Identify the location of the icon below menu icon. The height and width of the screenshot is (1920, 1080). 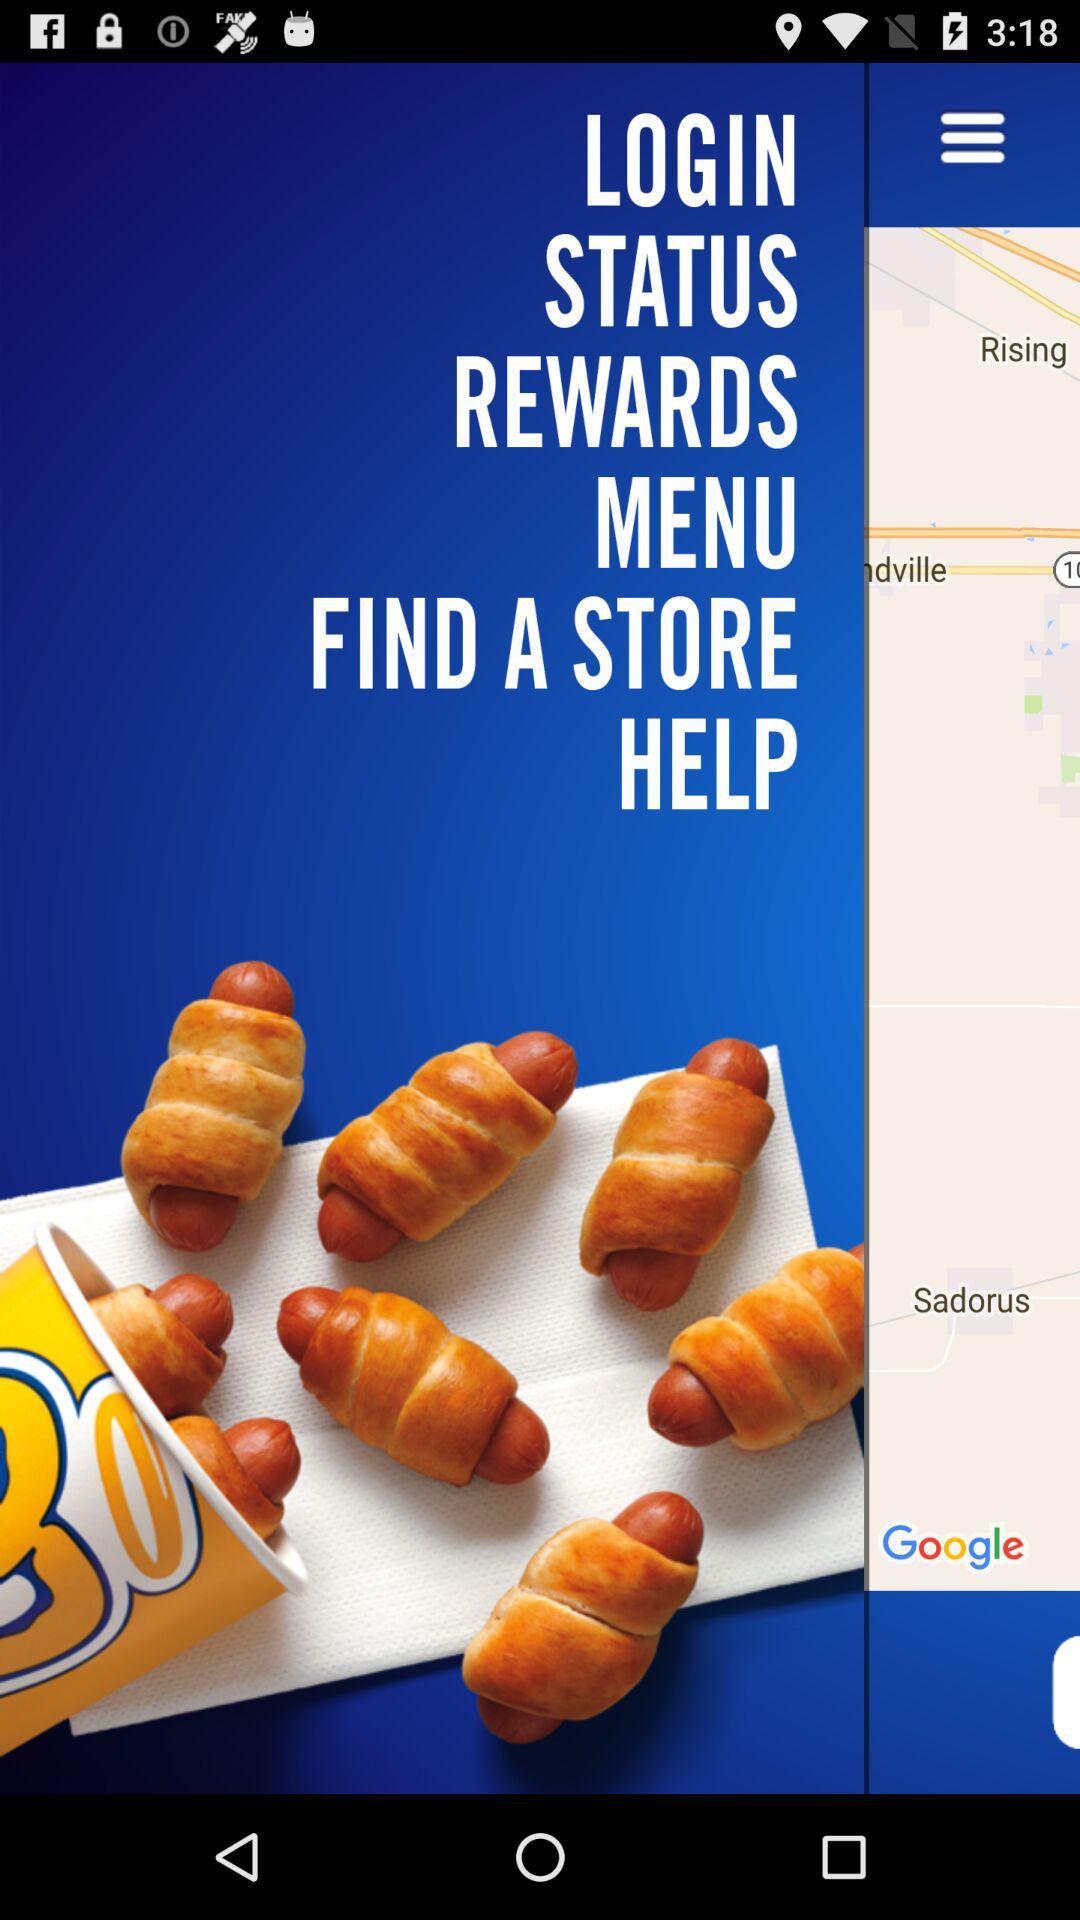
(443, 762).